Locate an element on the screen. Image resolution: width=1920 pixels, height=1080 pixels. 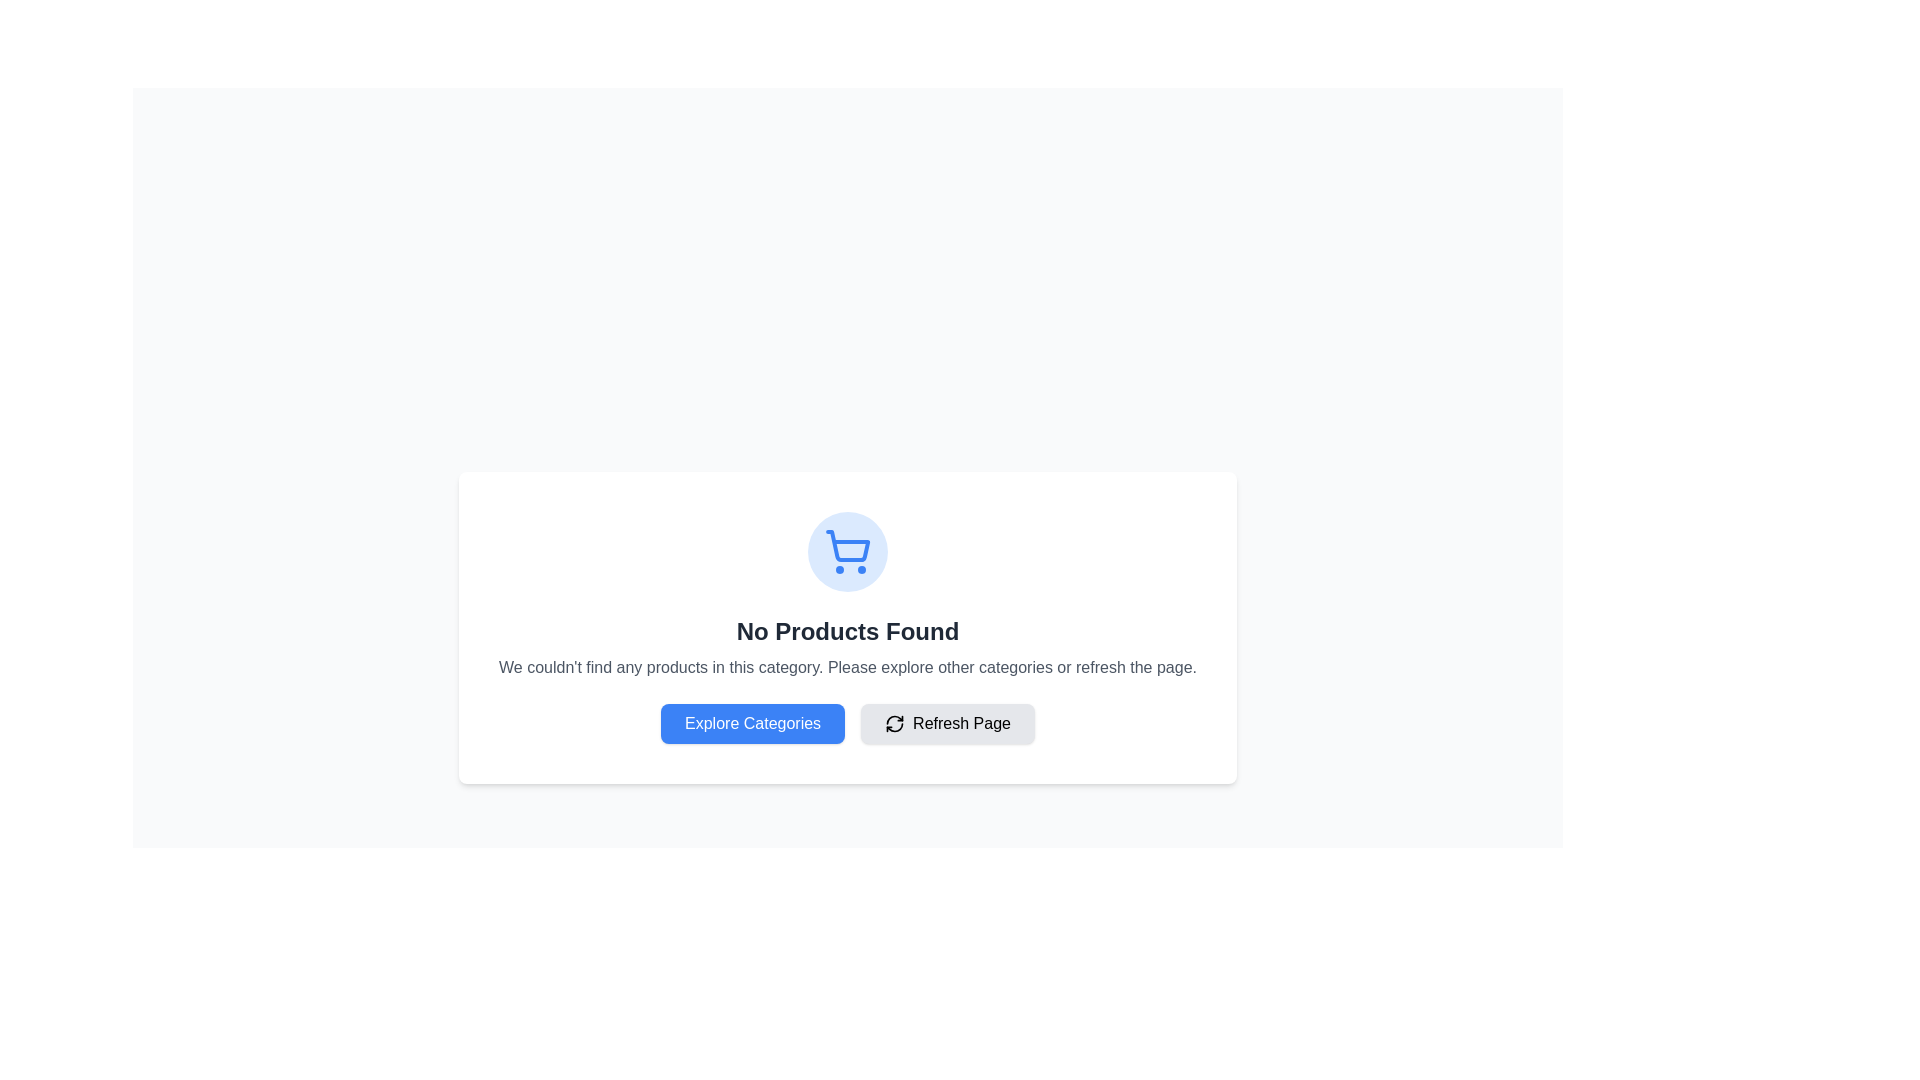
the 'Refresh Page' button located in the Interactive Button Group below the heading 'No Products Found' is located at coordinates (848, 724).